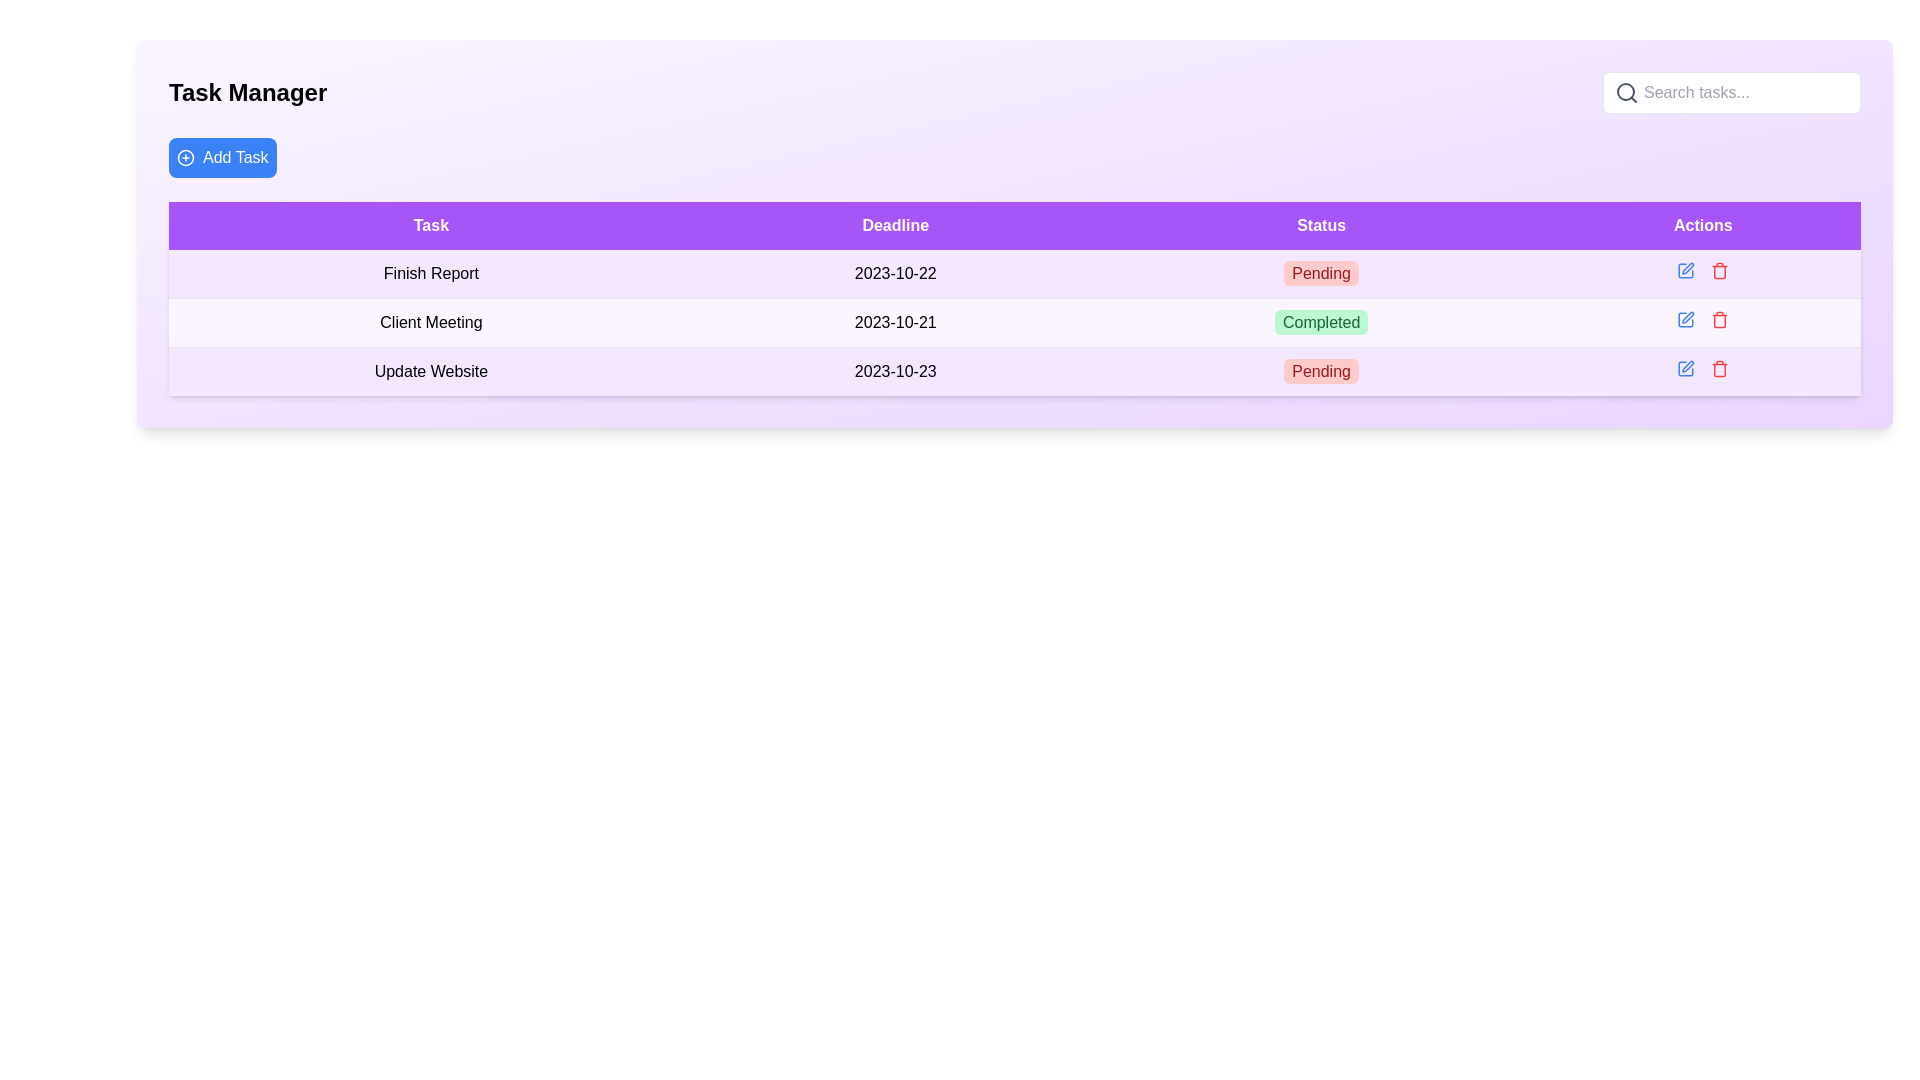 The image size is (1920, 1080). I want to click on the trash bin icon in the Actions column of the third row to initiate the delete action, so click(1719, 320).